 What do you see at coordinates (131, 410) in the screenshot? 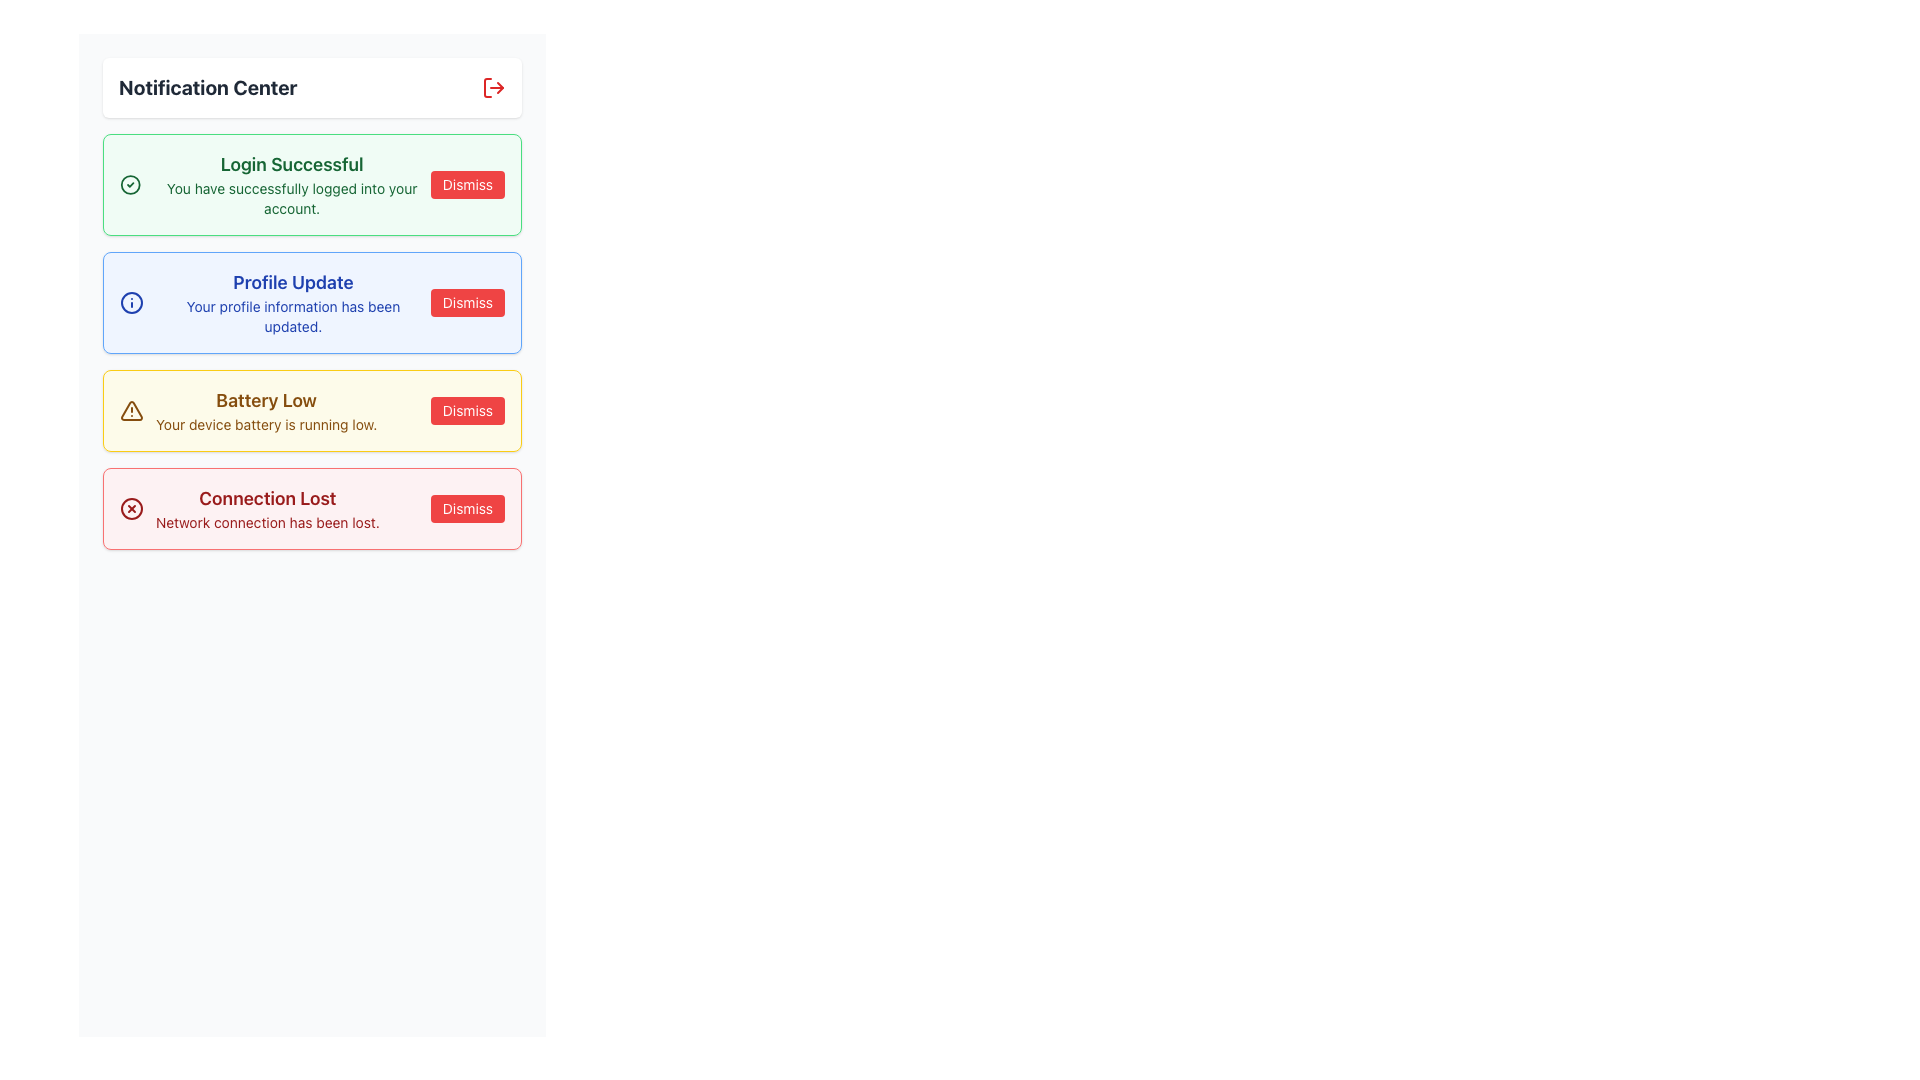
I see `the warning icon that signifies the importance of the 'Battery Low' notification, located to the left of the header text` at bounding box center [131, 410].